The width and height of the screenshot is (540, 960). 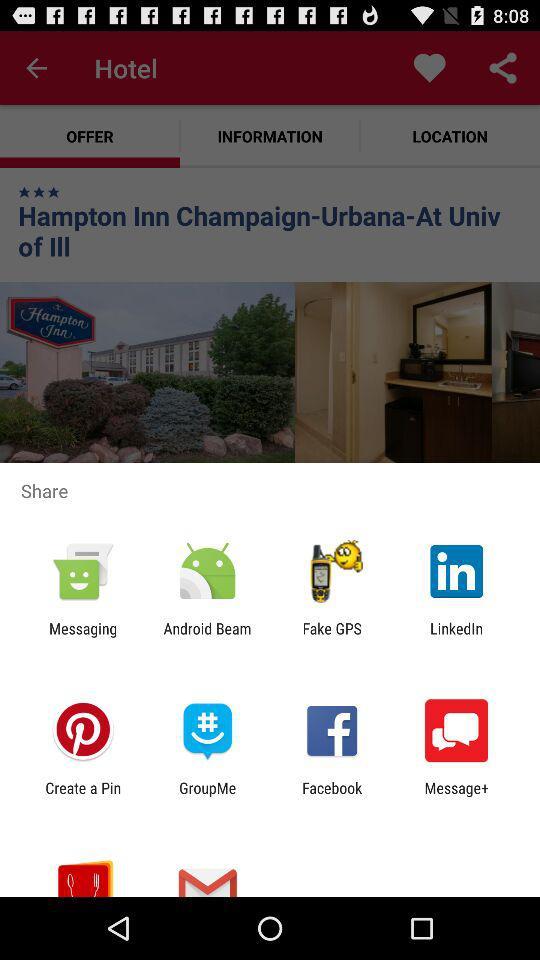 What do you see at coordinates (332, 636) in the screenshot?
I see `app next to the linkedin item` at bounding box center [332, 636].